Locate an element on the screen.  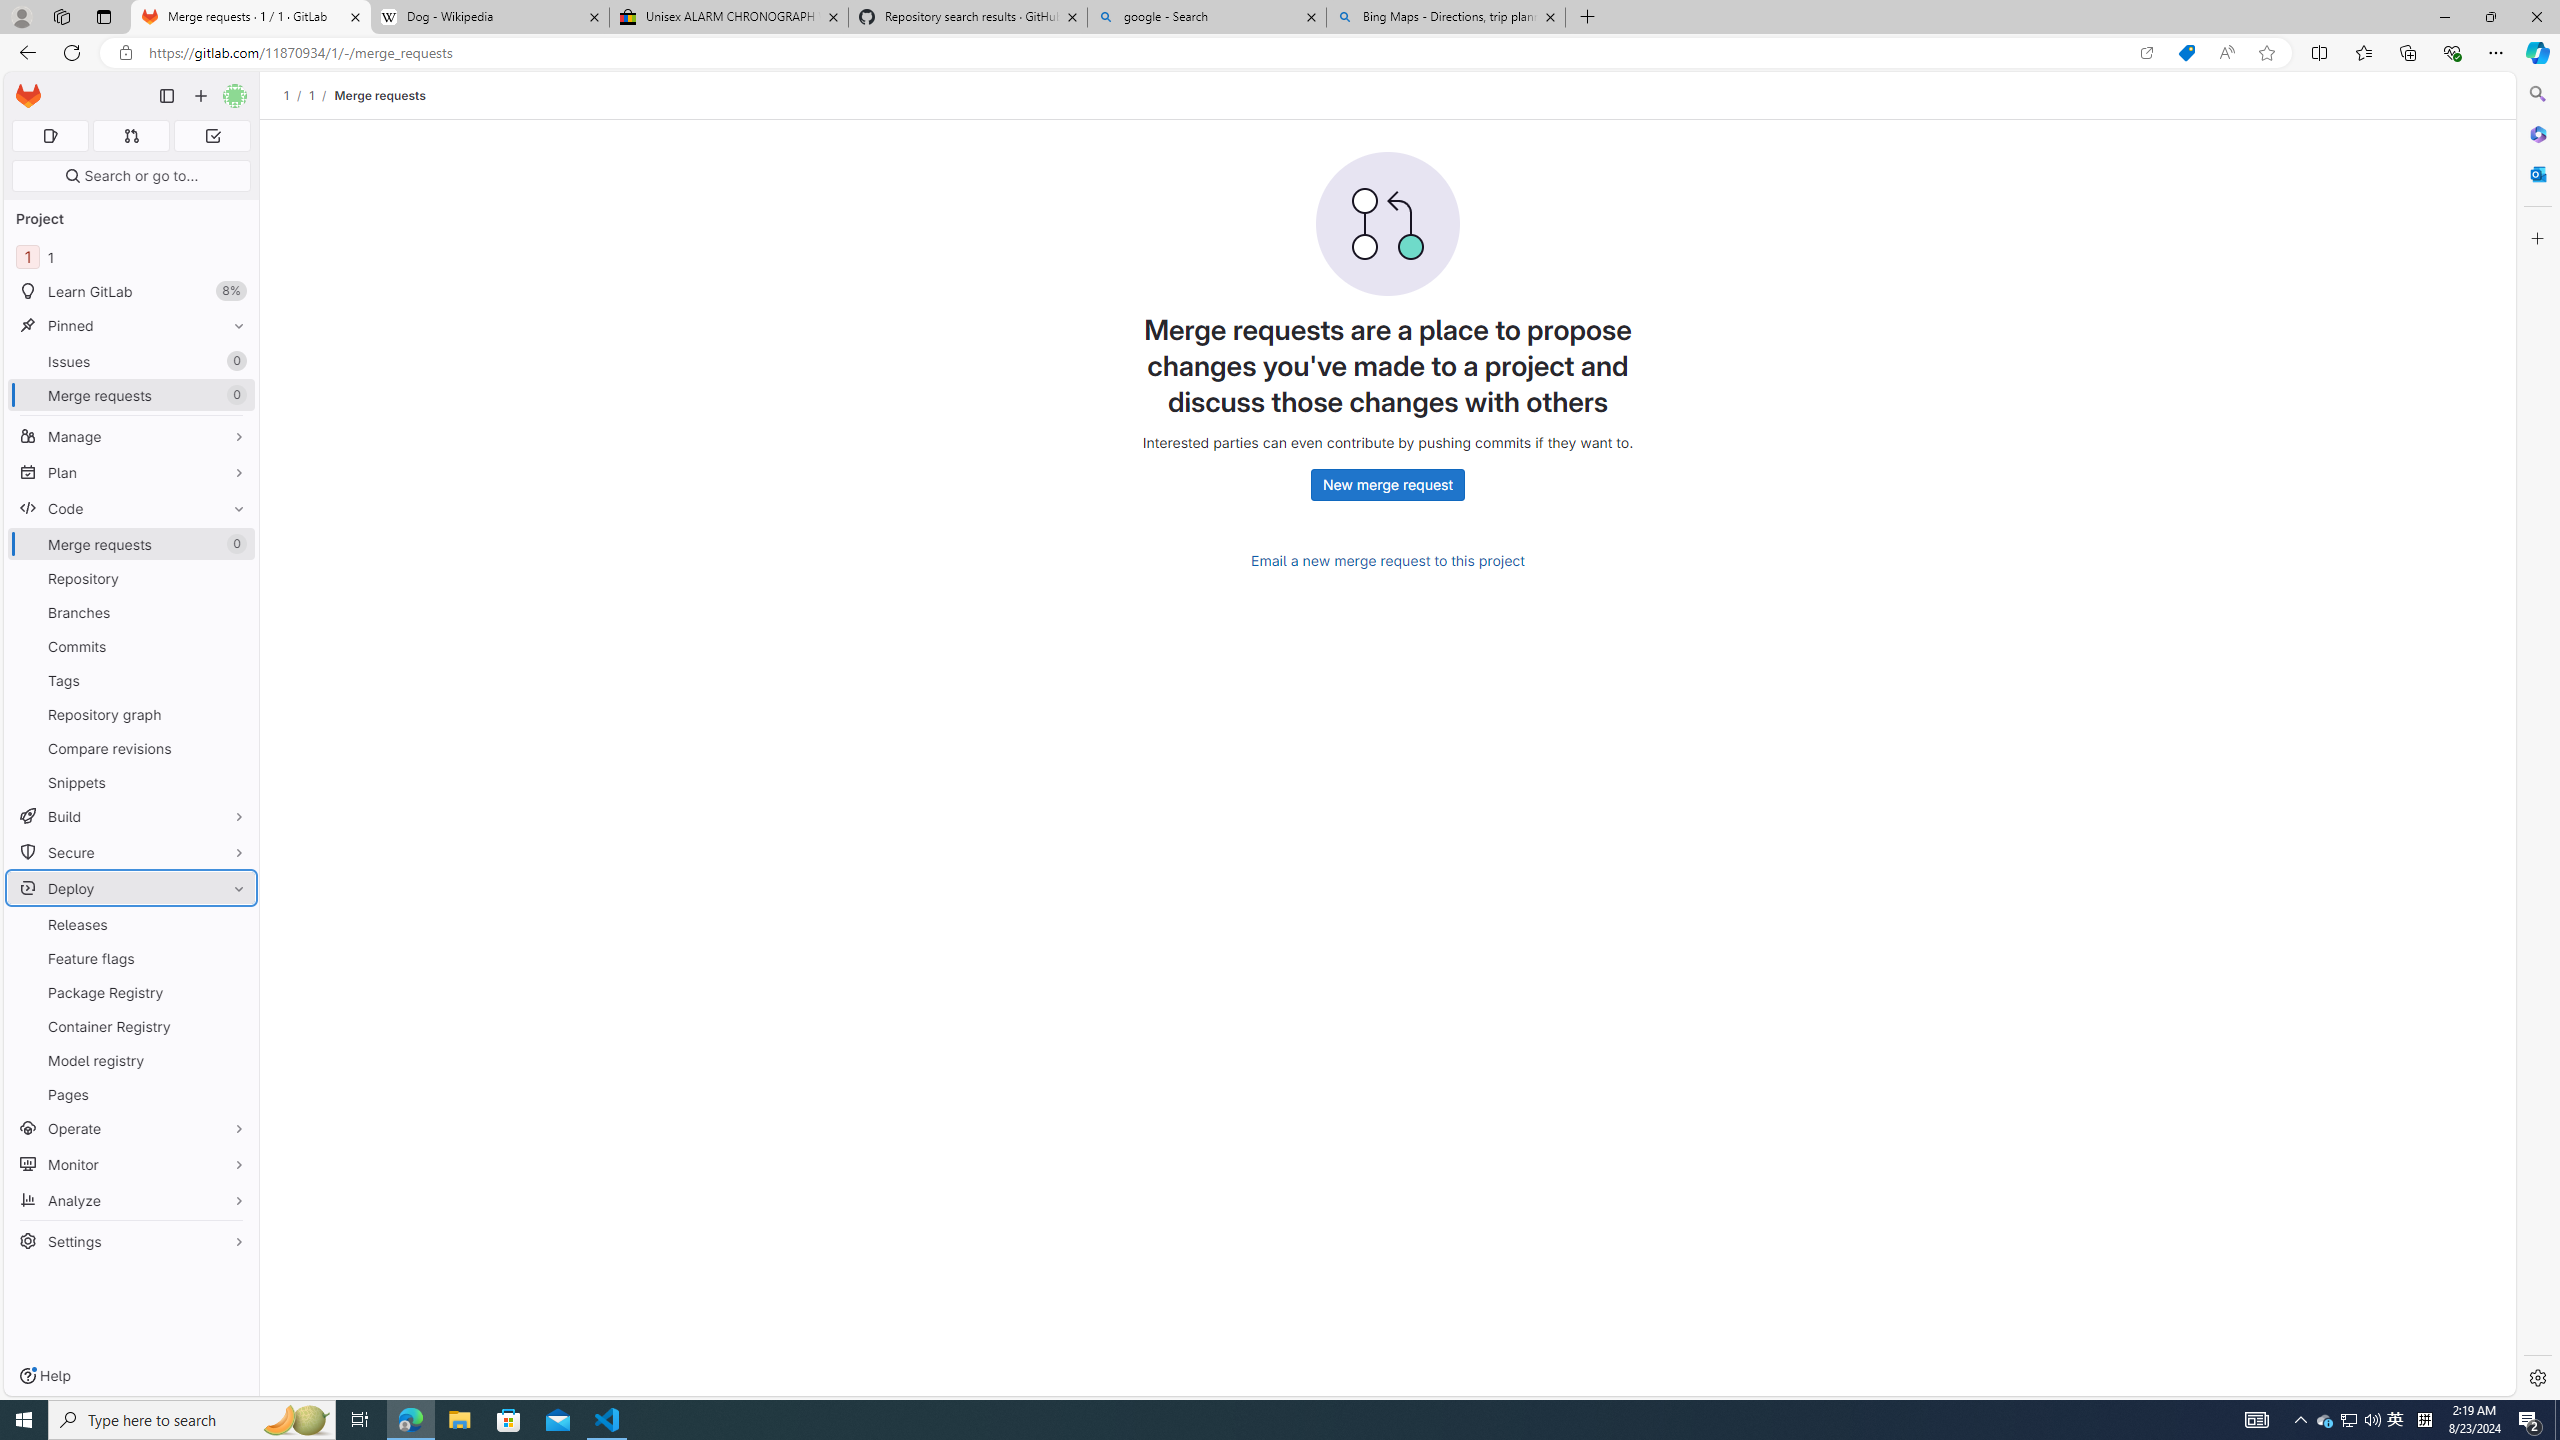
'Analyze' is located at coordinates (130, 1199).